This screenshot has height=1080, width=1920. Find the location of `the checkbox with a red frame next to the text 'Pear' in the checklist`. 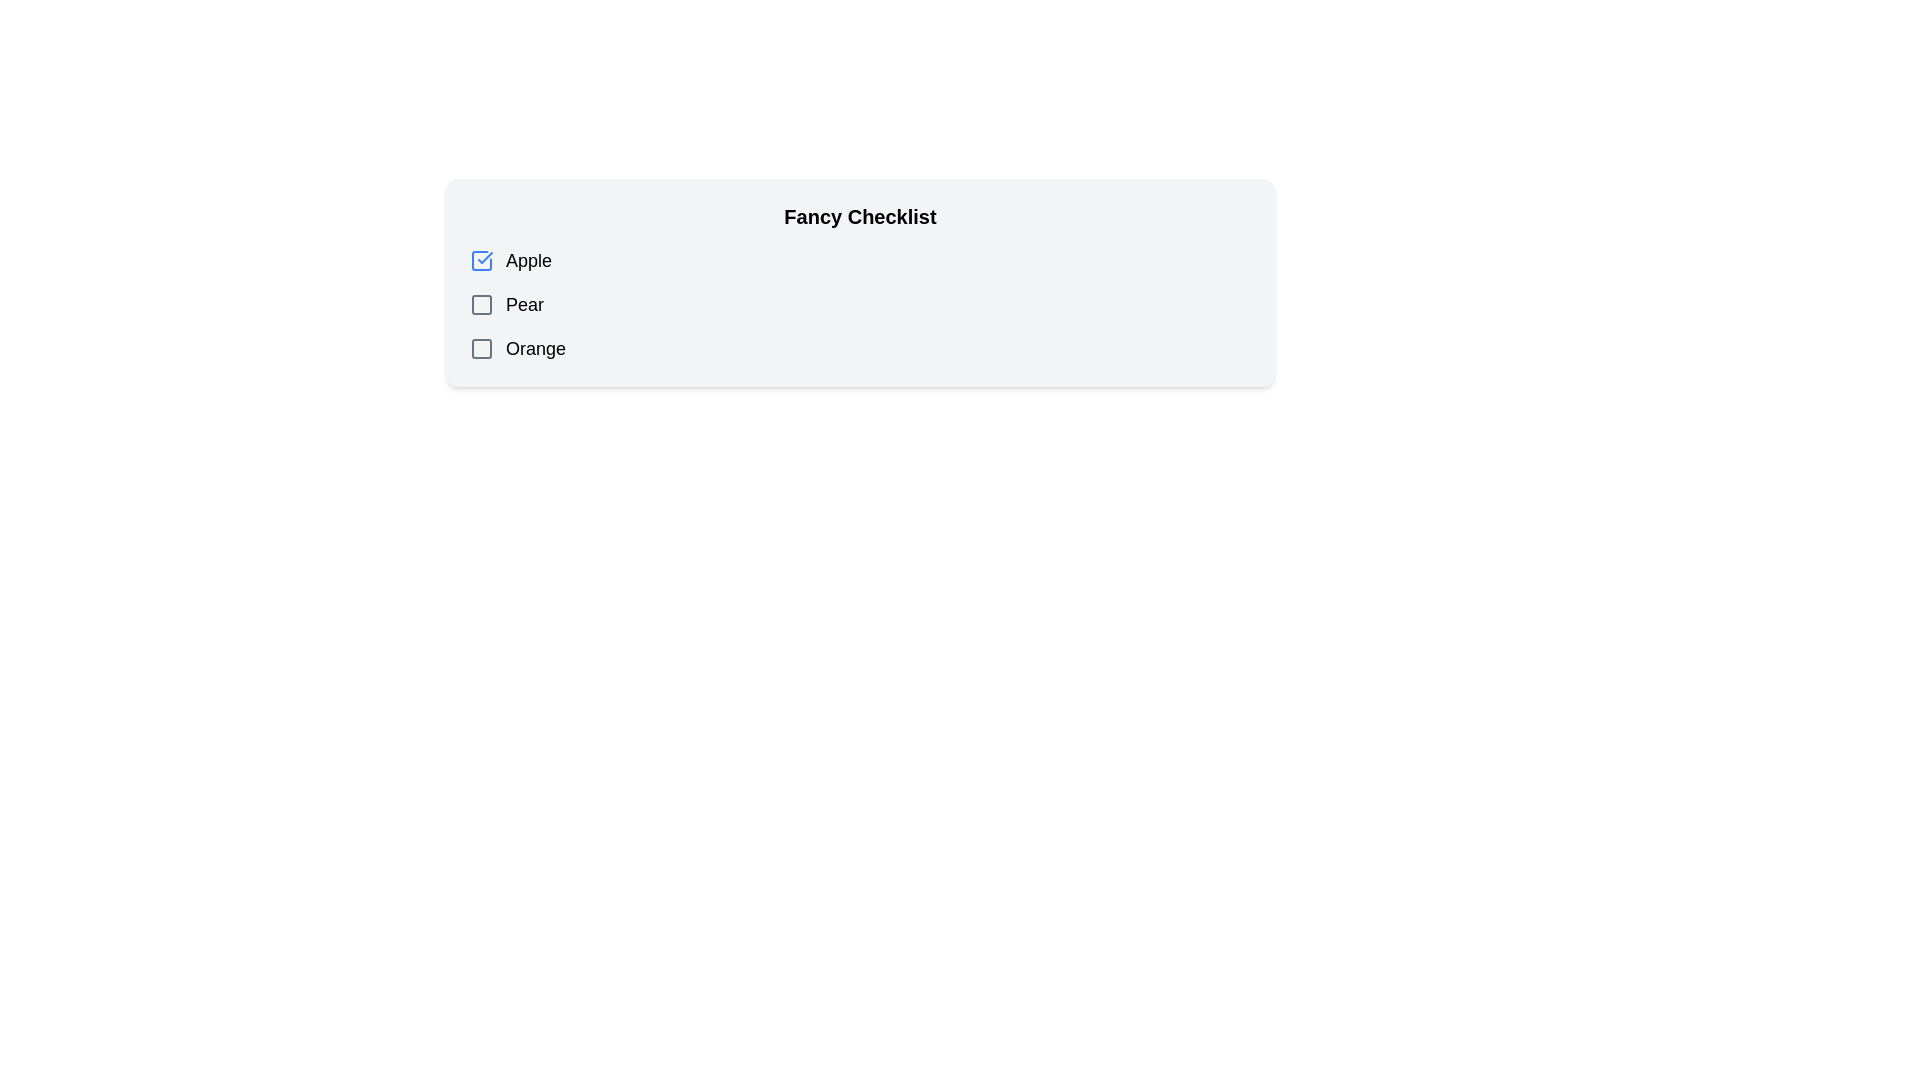

the checkbox with a red frame next to the text 'Pear' in the checklist is located at coordinates (481, 304).